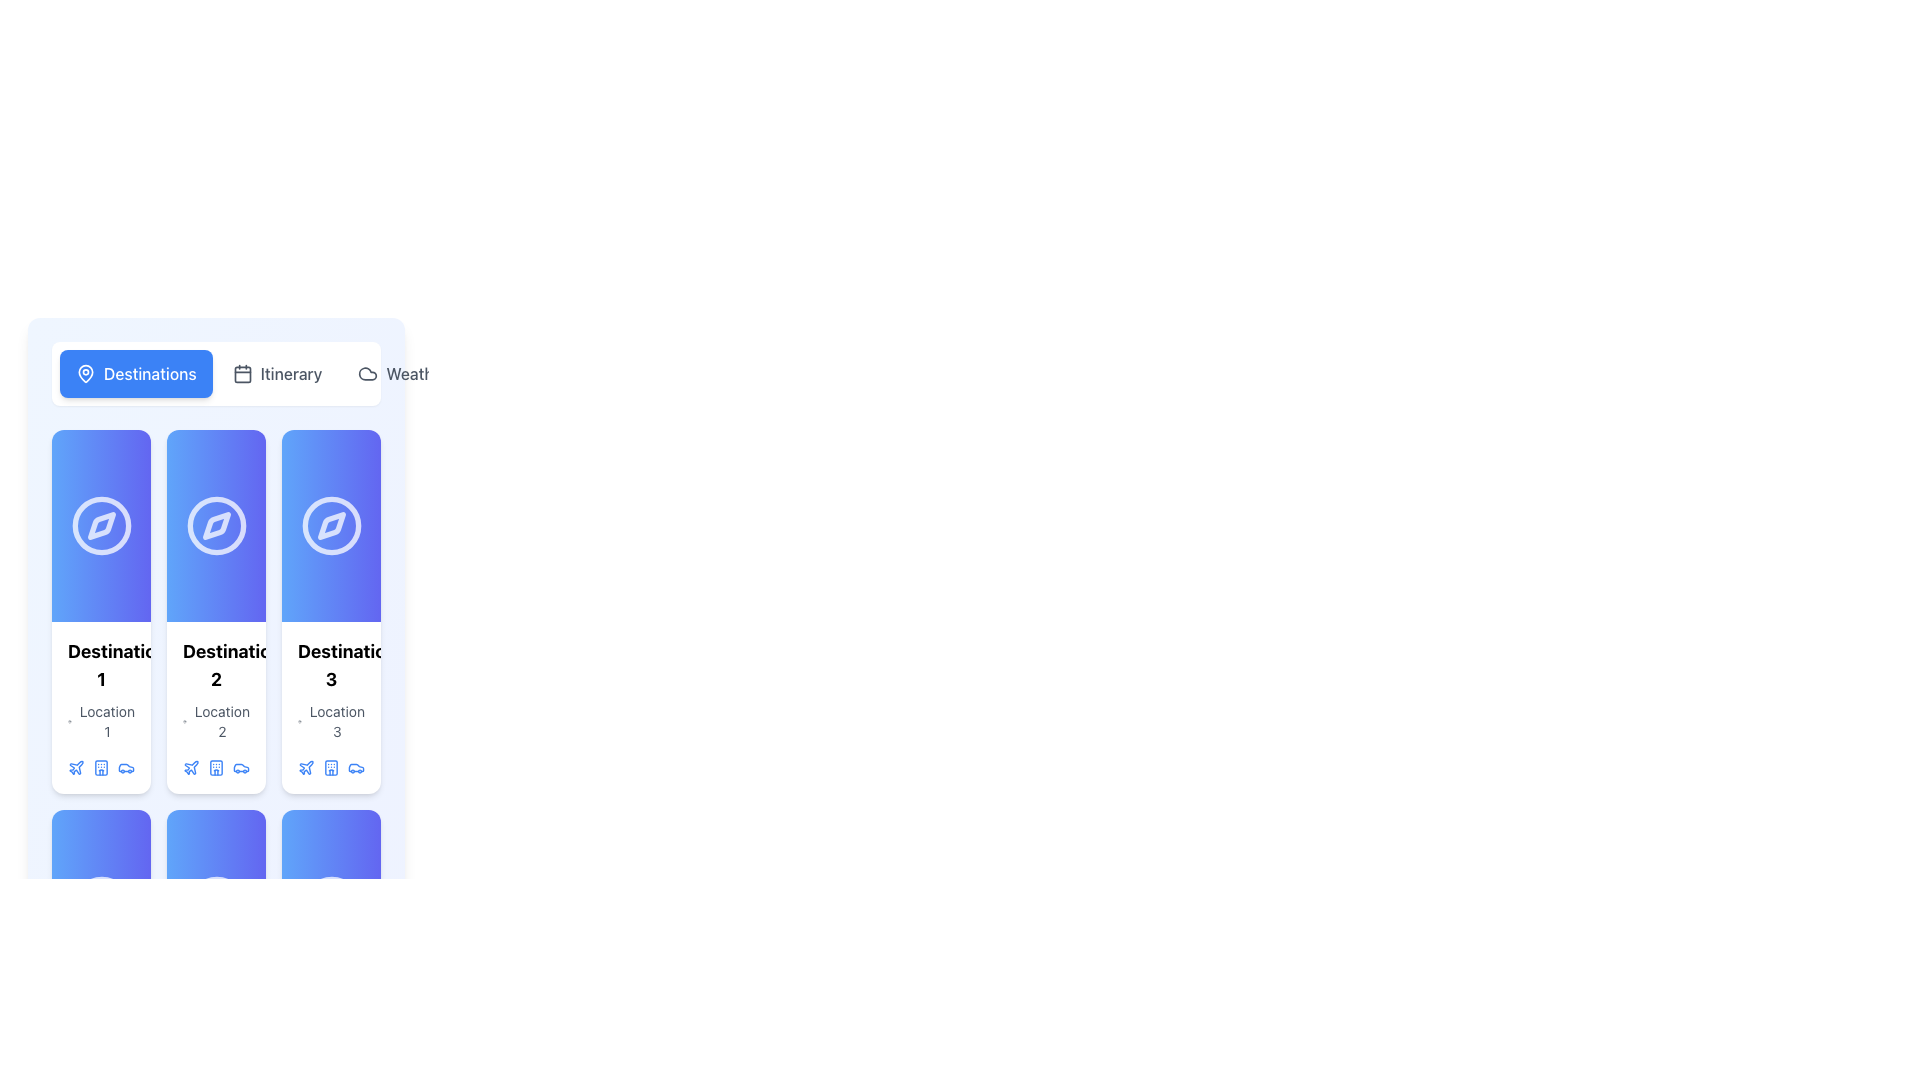 The height and width of the screenshot is (1080, 1920). Describe the element at coordinates (305, 766) in the screenshot. I see `the travel-related icon located at the bottom row of the card labeled Destination 3, which is the first icon from the left` at that location.